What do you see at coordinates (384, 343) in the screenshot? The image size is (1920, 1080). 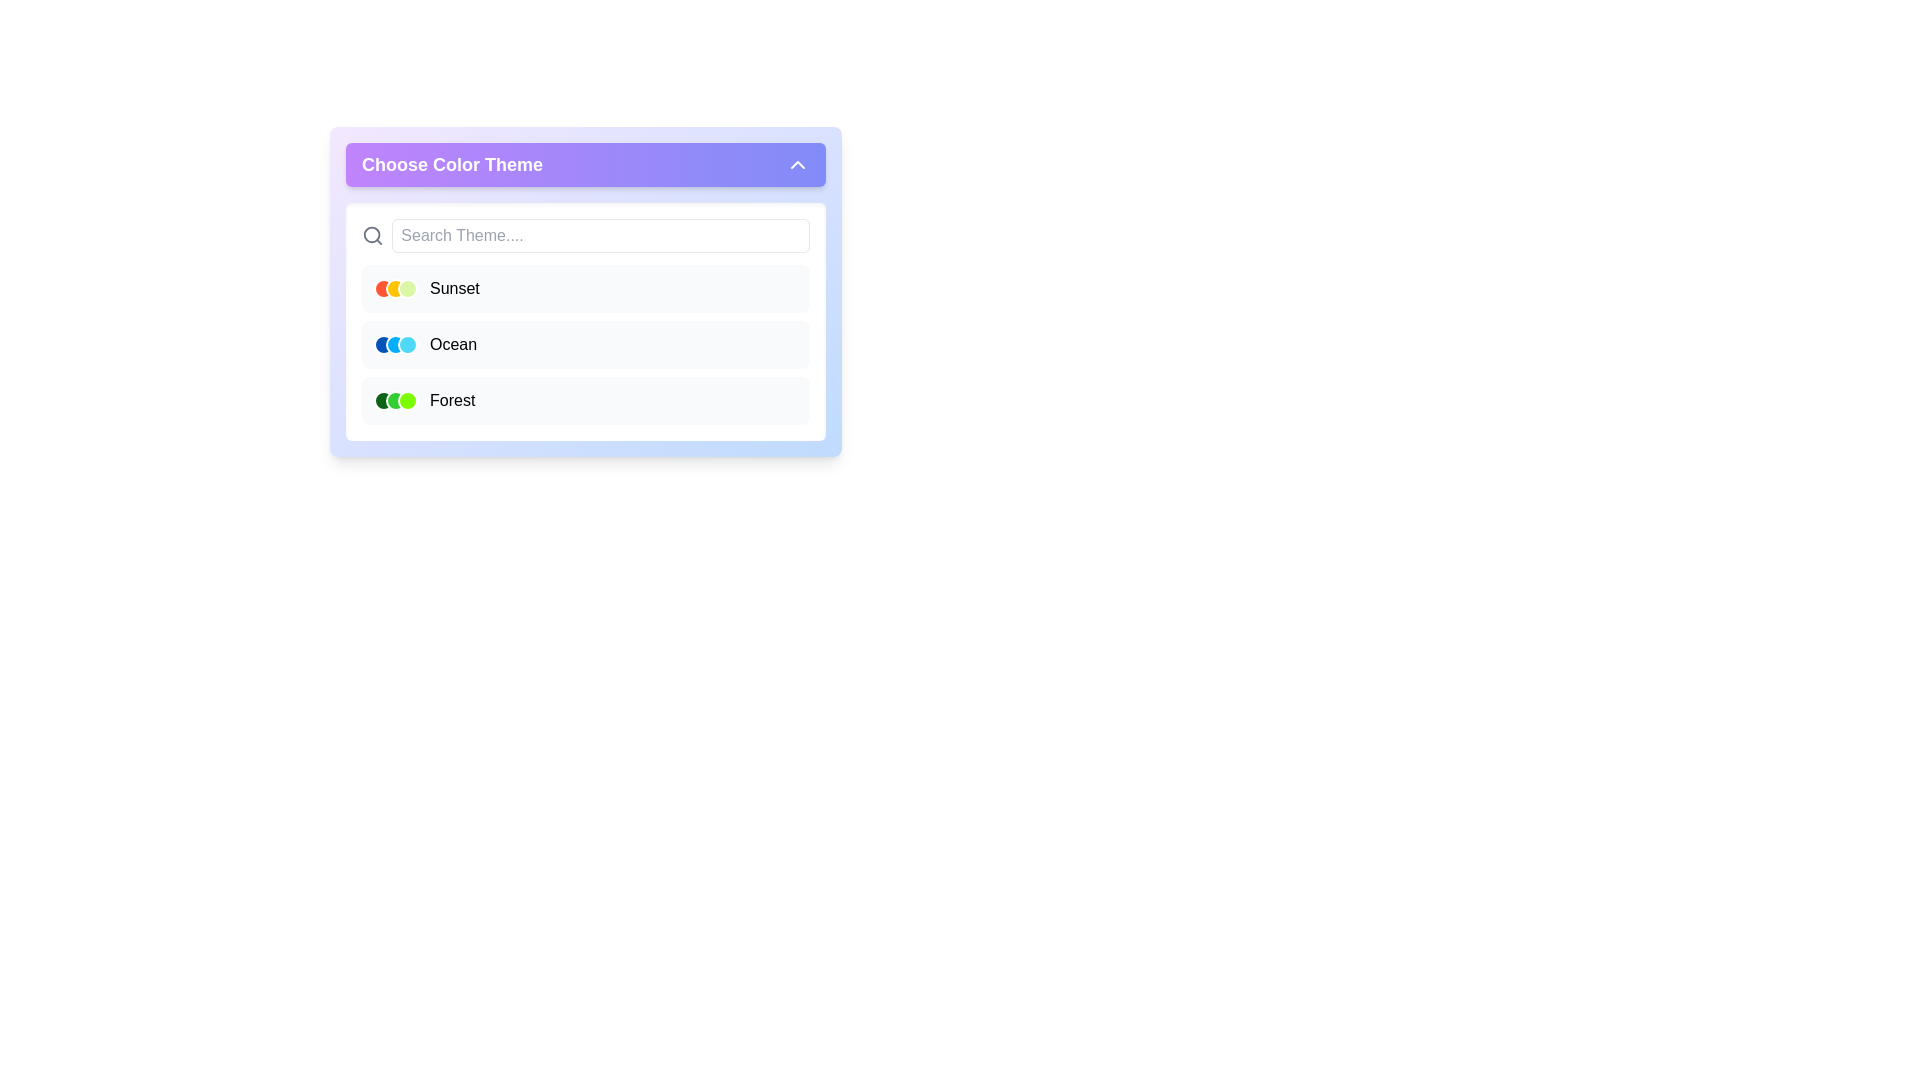 I see `the leftmost circular button with a thick white border and solid blue fill in the 'Ocean' theme selector` at bounding box center [384, 343].